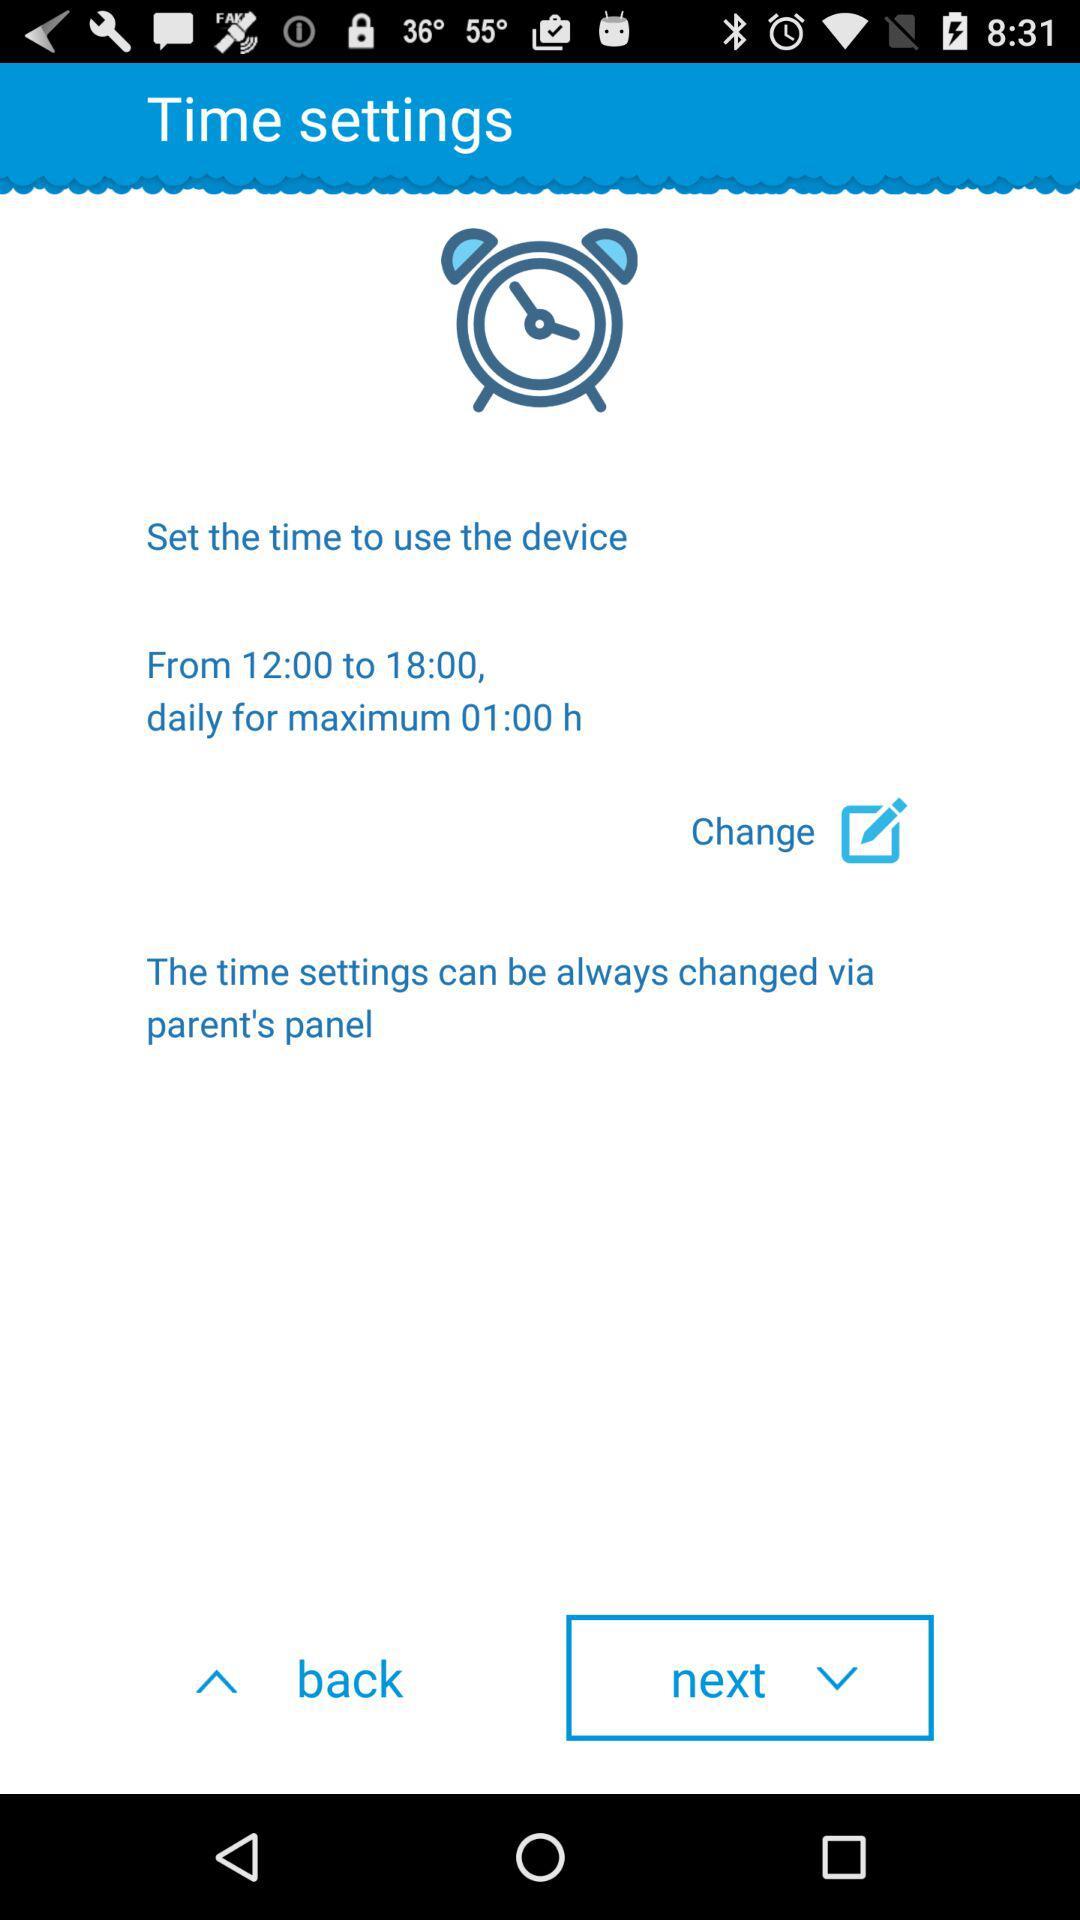 The image size is (1080, 1920). What do you see at coordinates (812, 830) in the screenshot?
I see `change icon` at bounding box center [812, 830].